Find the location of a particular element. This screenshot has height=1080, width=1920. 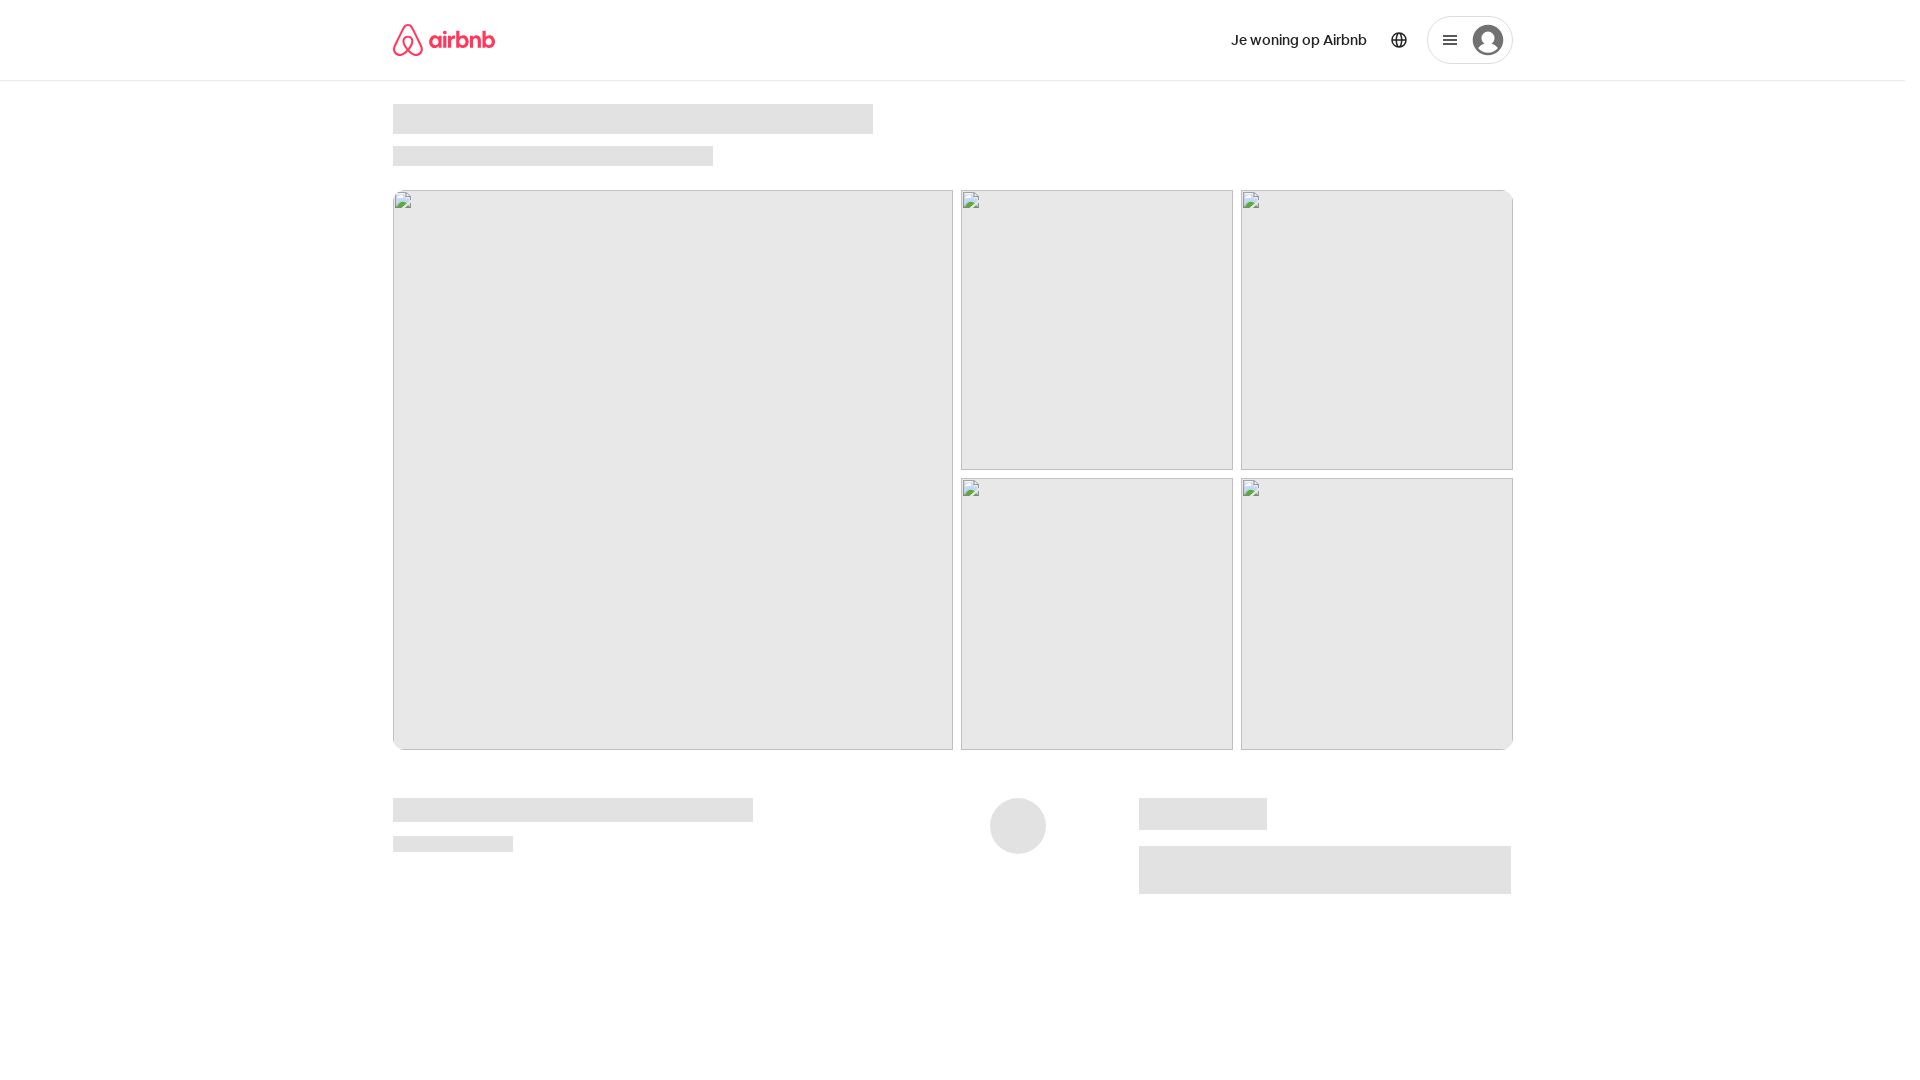

'Je woning op Airbnb' is located at coordinates (1217, 39).